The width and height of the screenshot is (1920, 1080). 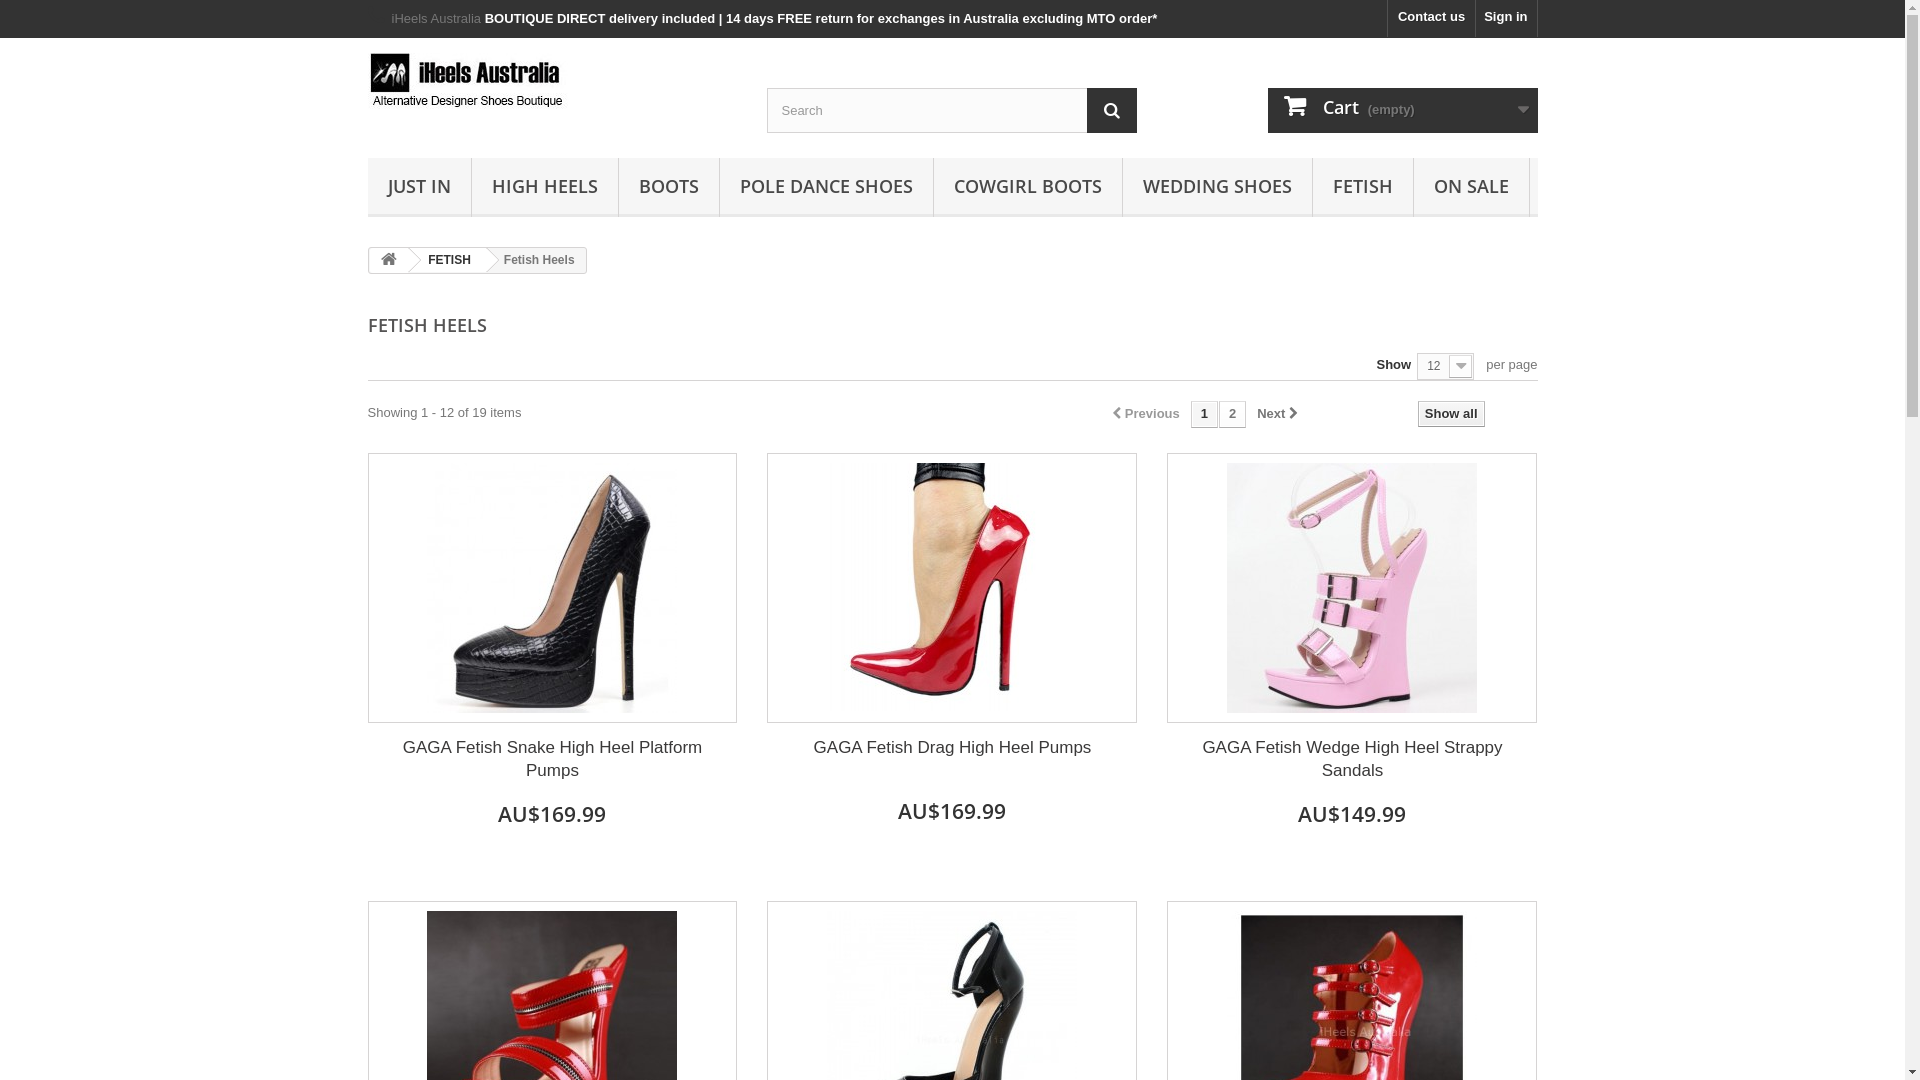 I want to click on 'BOOTS', so click(x=667, y=187).